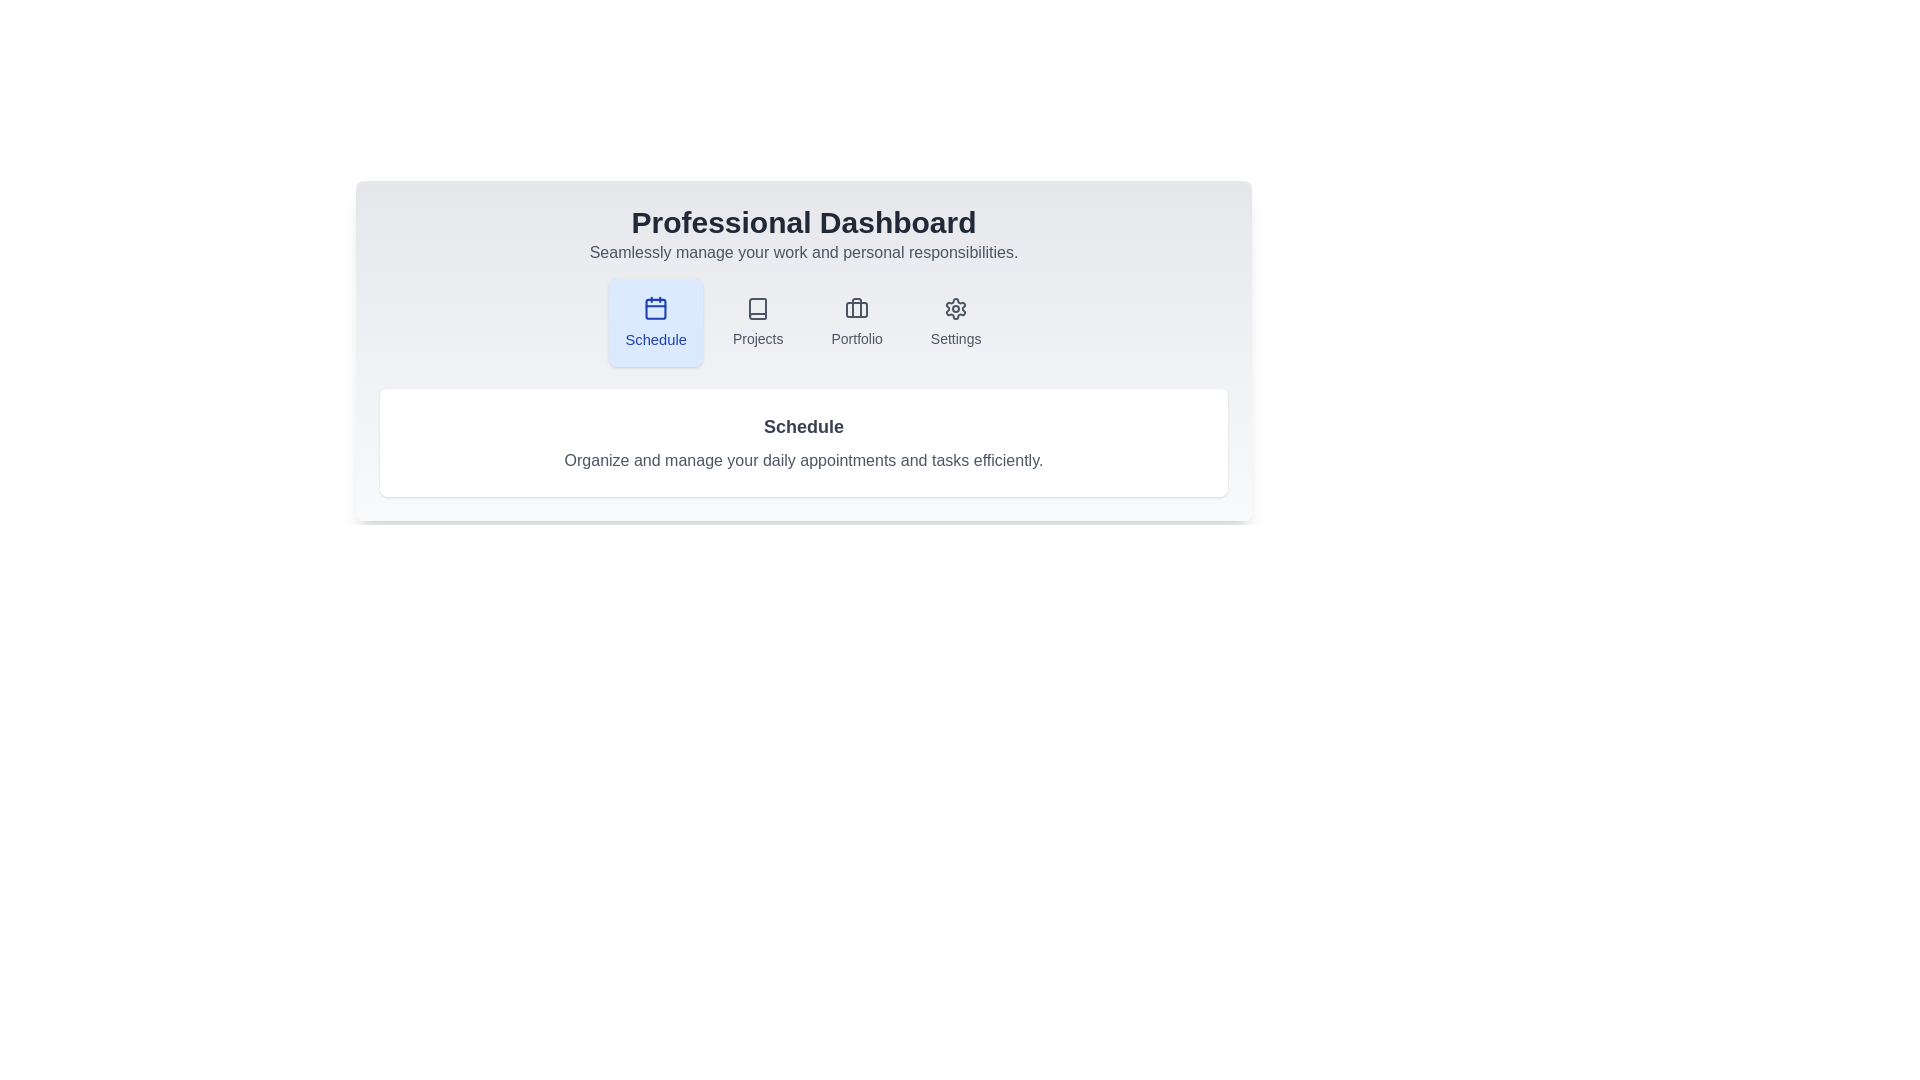  I want to click on the tab associated with Settings, so click(954, 322).